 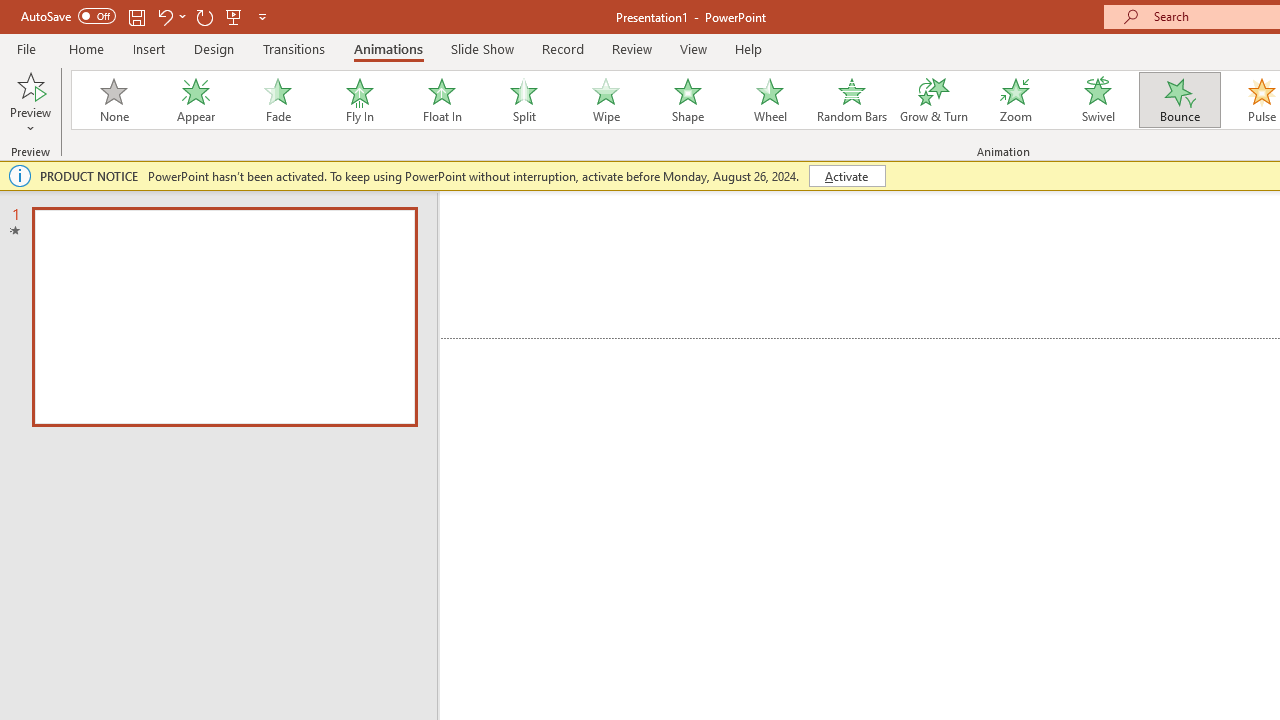 What do you see at coordinates (276, 100) in the screenshot?
I see `'Fade'` at bounding box center [276, 100].